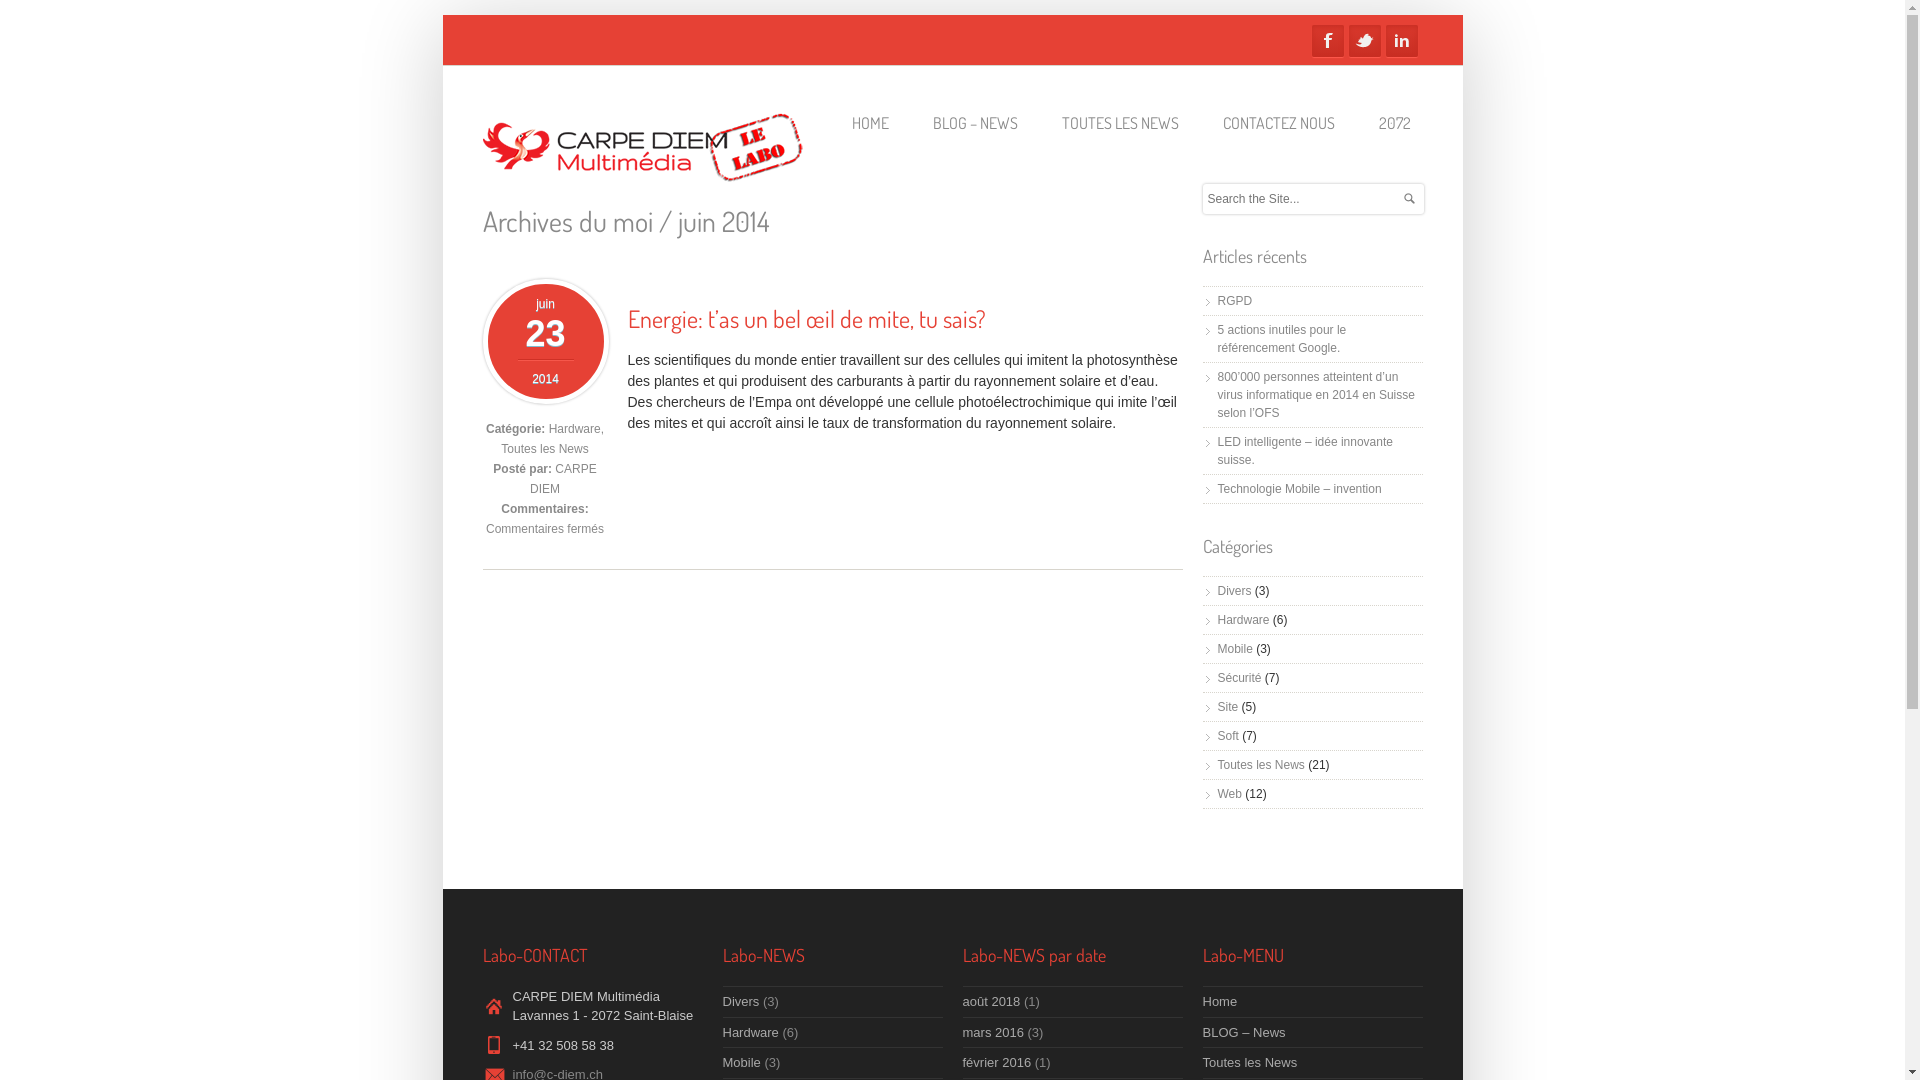 The width and height of the screenshot is (1920, 1080). What do you see at coordinates (739, 1001) in the screenshot?
I see `'Divers'` at bounding box center [739, 1001].